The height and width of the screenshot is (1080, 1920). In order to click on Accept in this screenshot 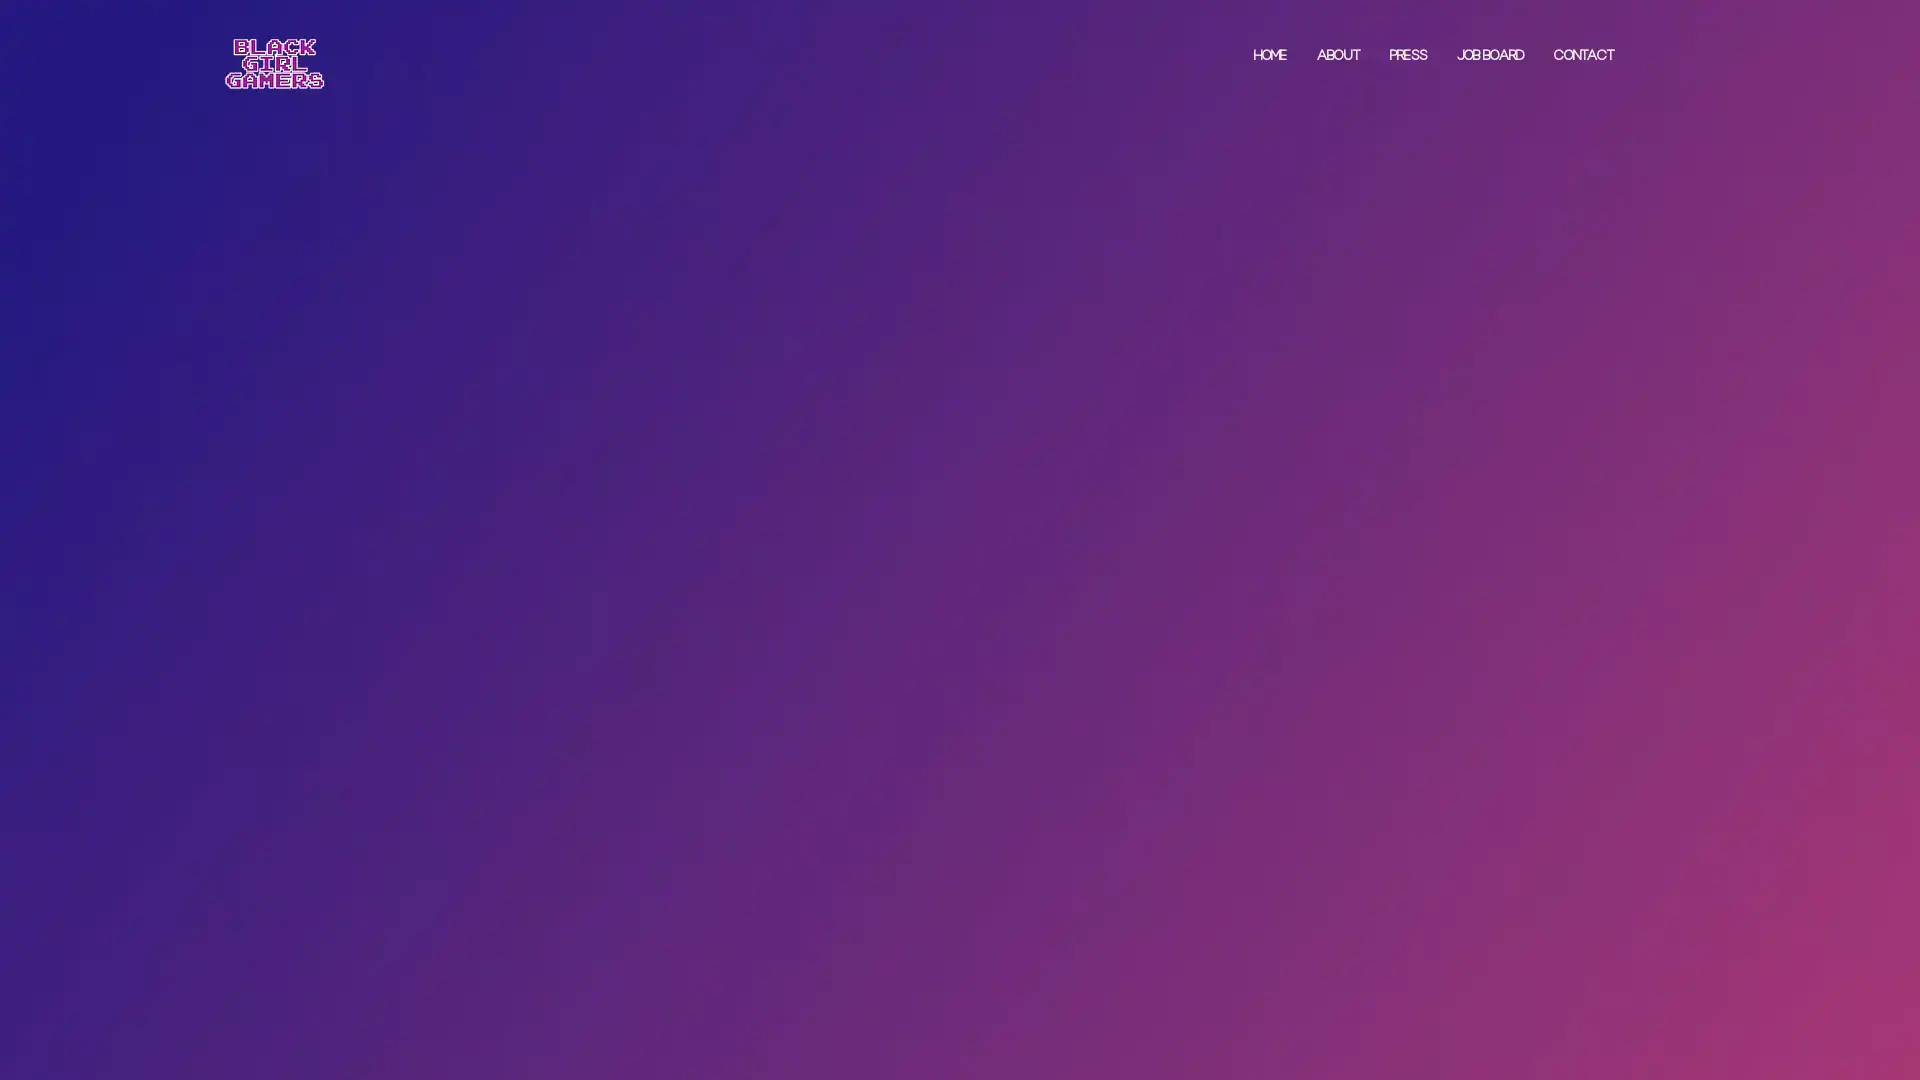, I will do `click(1834, 1047)`.